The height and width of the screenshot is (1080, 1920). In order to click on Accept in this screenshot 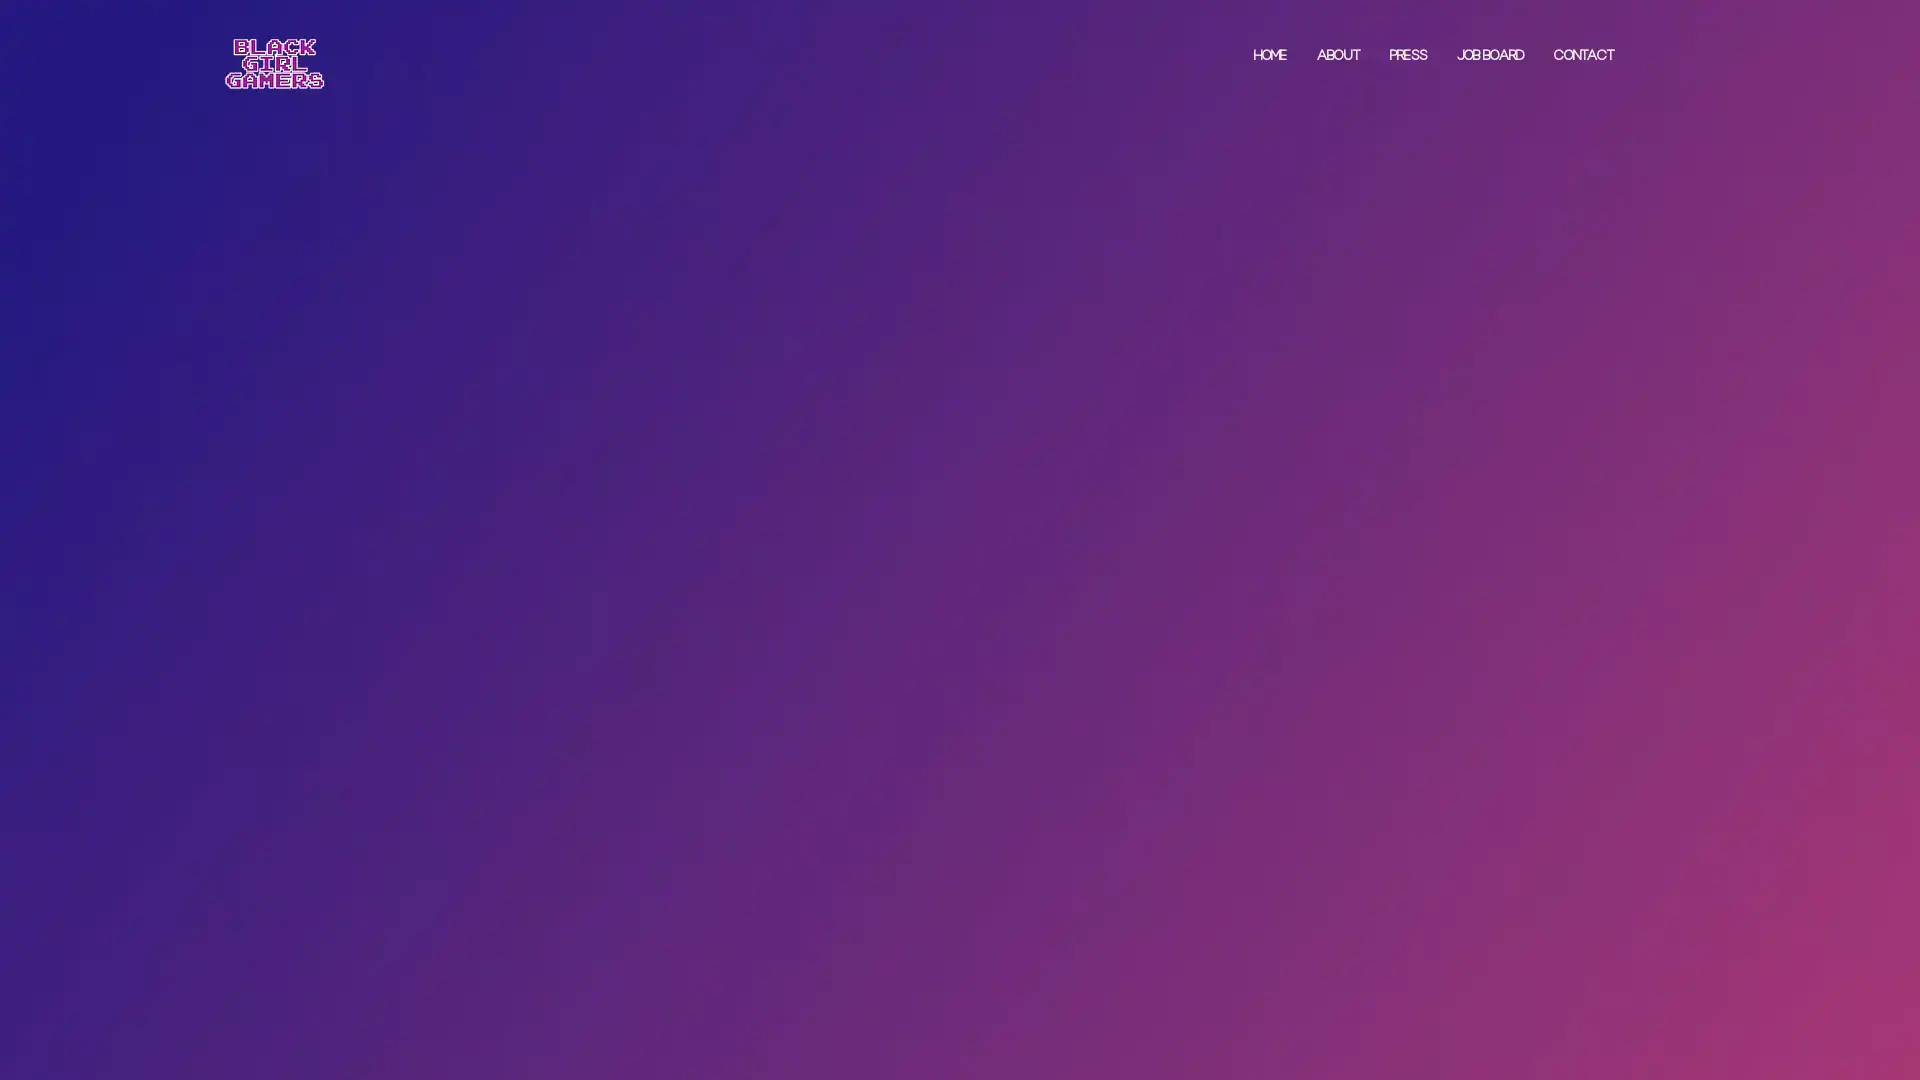, I will do `click(1834, 1047)`.